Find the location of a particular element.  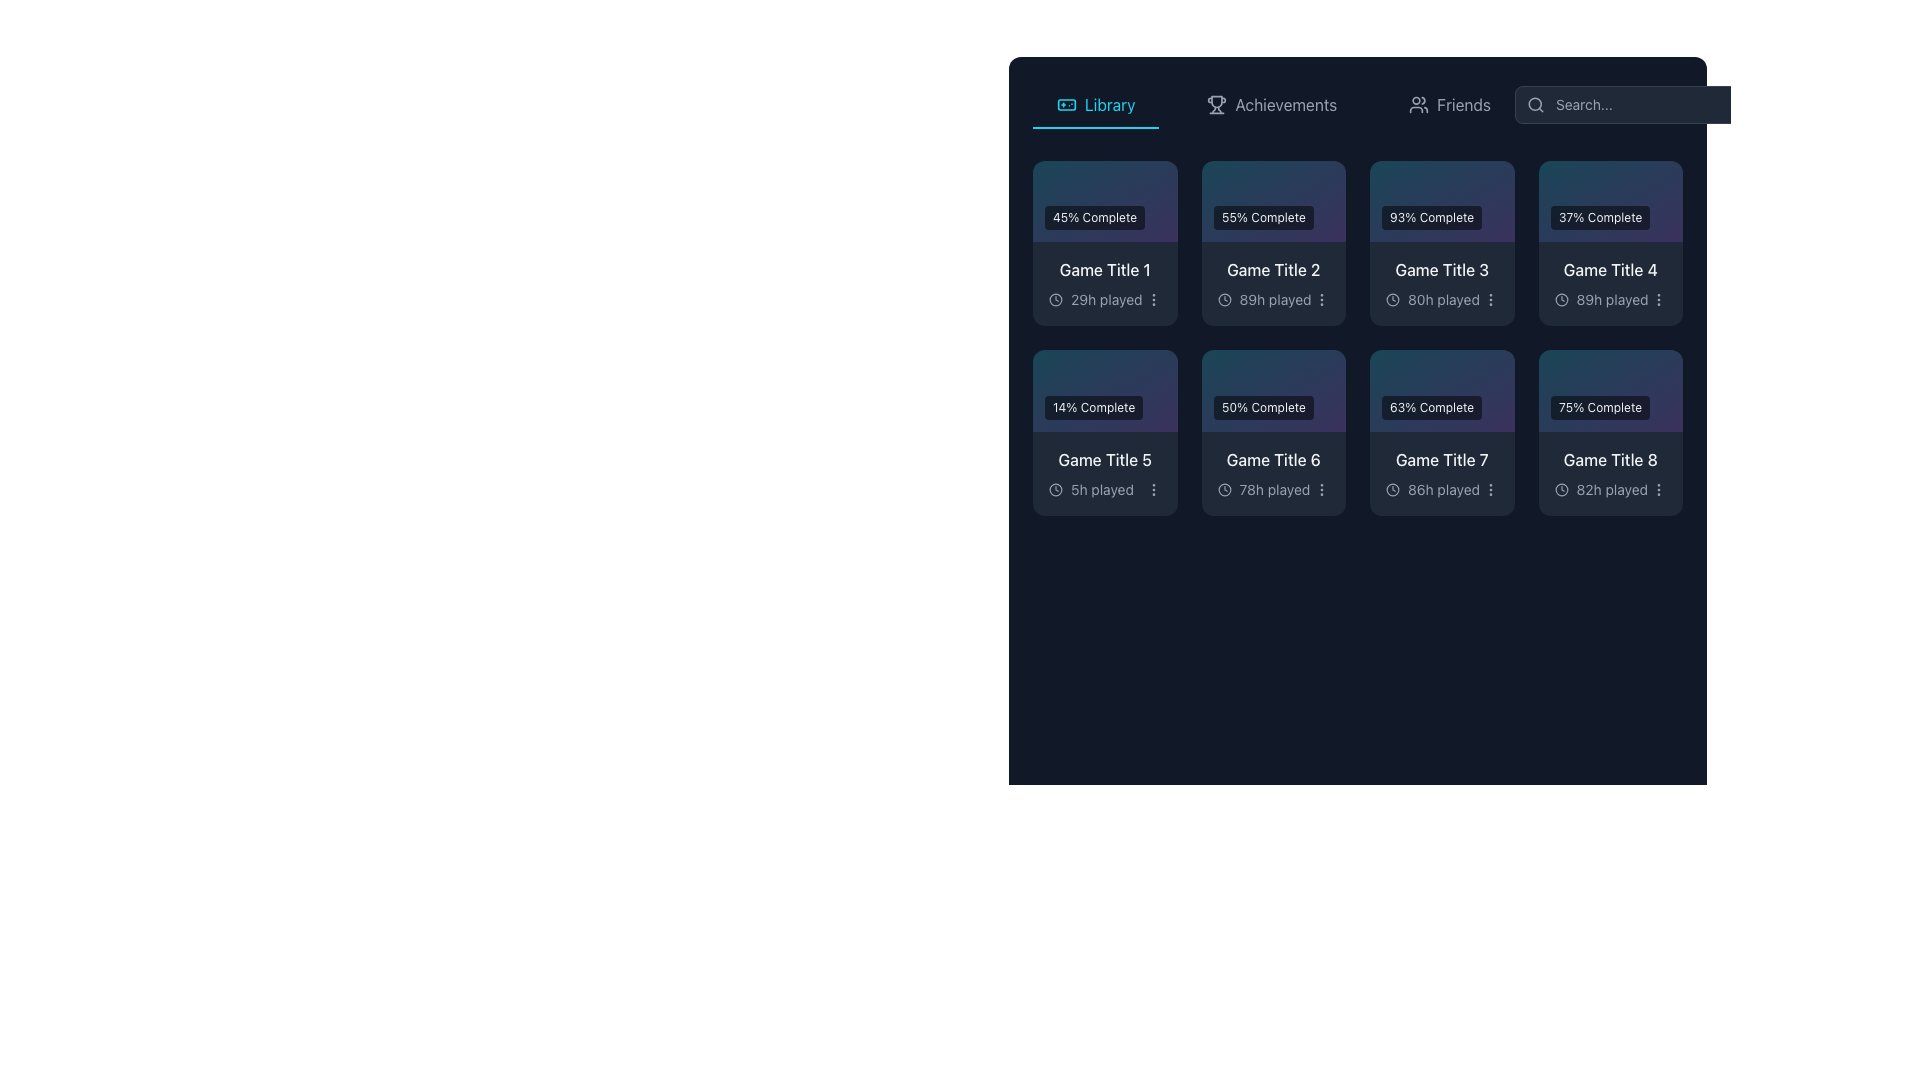

the circular decorative visual element, part of the clock icon, located to the left of the text indicating '89h played' for 'Game Title 4' is located at coordinates (1560, 300).